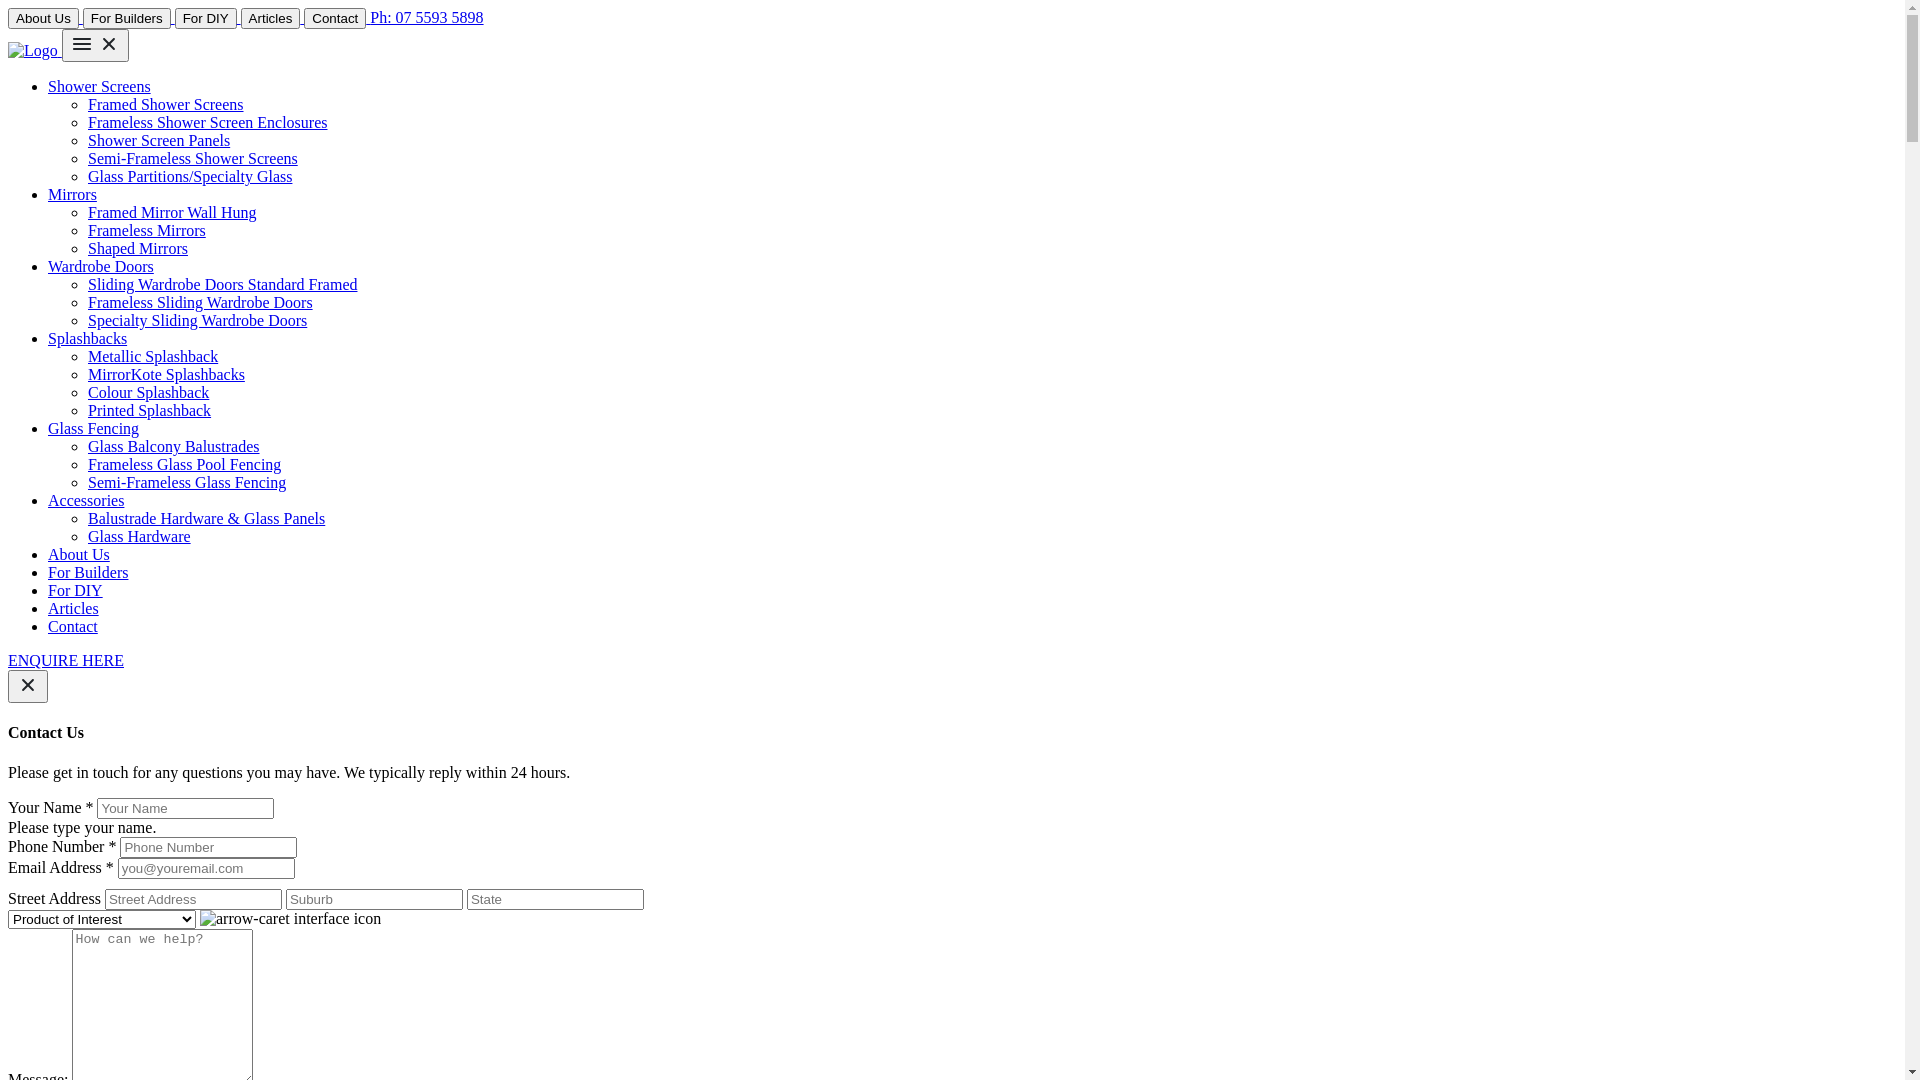 The image size is (1920, 1080). What do you see at coordinates (157, 139) in the screenshot?
I see `'Shower Screen Panels'` at bounding box center [157, 139].